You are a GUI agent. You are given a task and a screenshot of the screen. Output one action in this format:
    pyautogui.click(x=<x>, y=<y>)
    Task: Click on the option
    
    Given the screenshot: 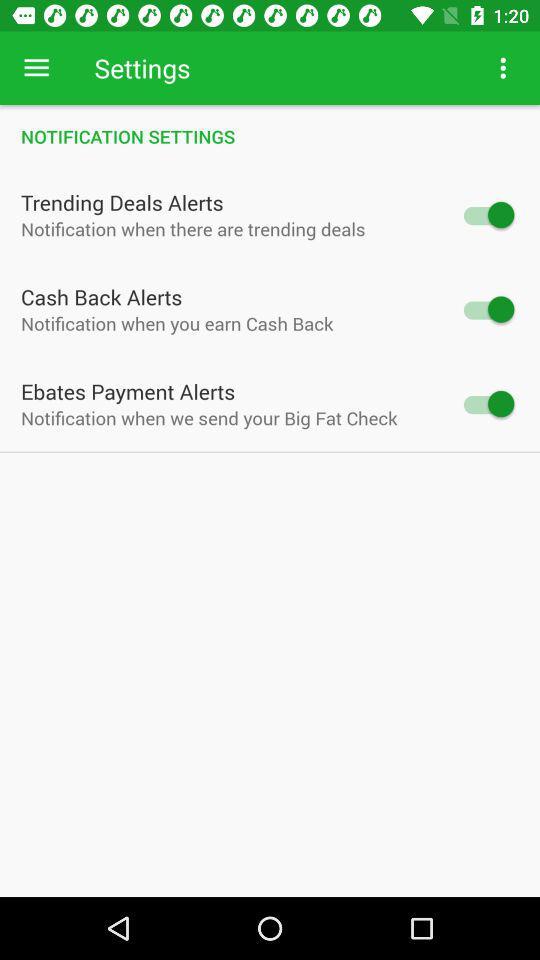 What is the action you would take?
    pyautogui.click(x=486, y=215)
    